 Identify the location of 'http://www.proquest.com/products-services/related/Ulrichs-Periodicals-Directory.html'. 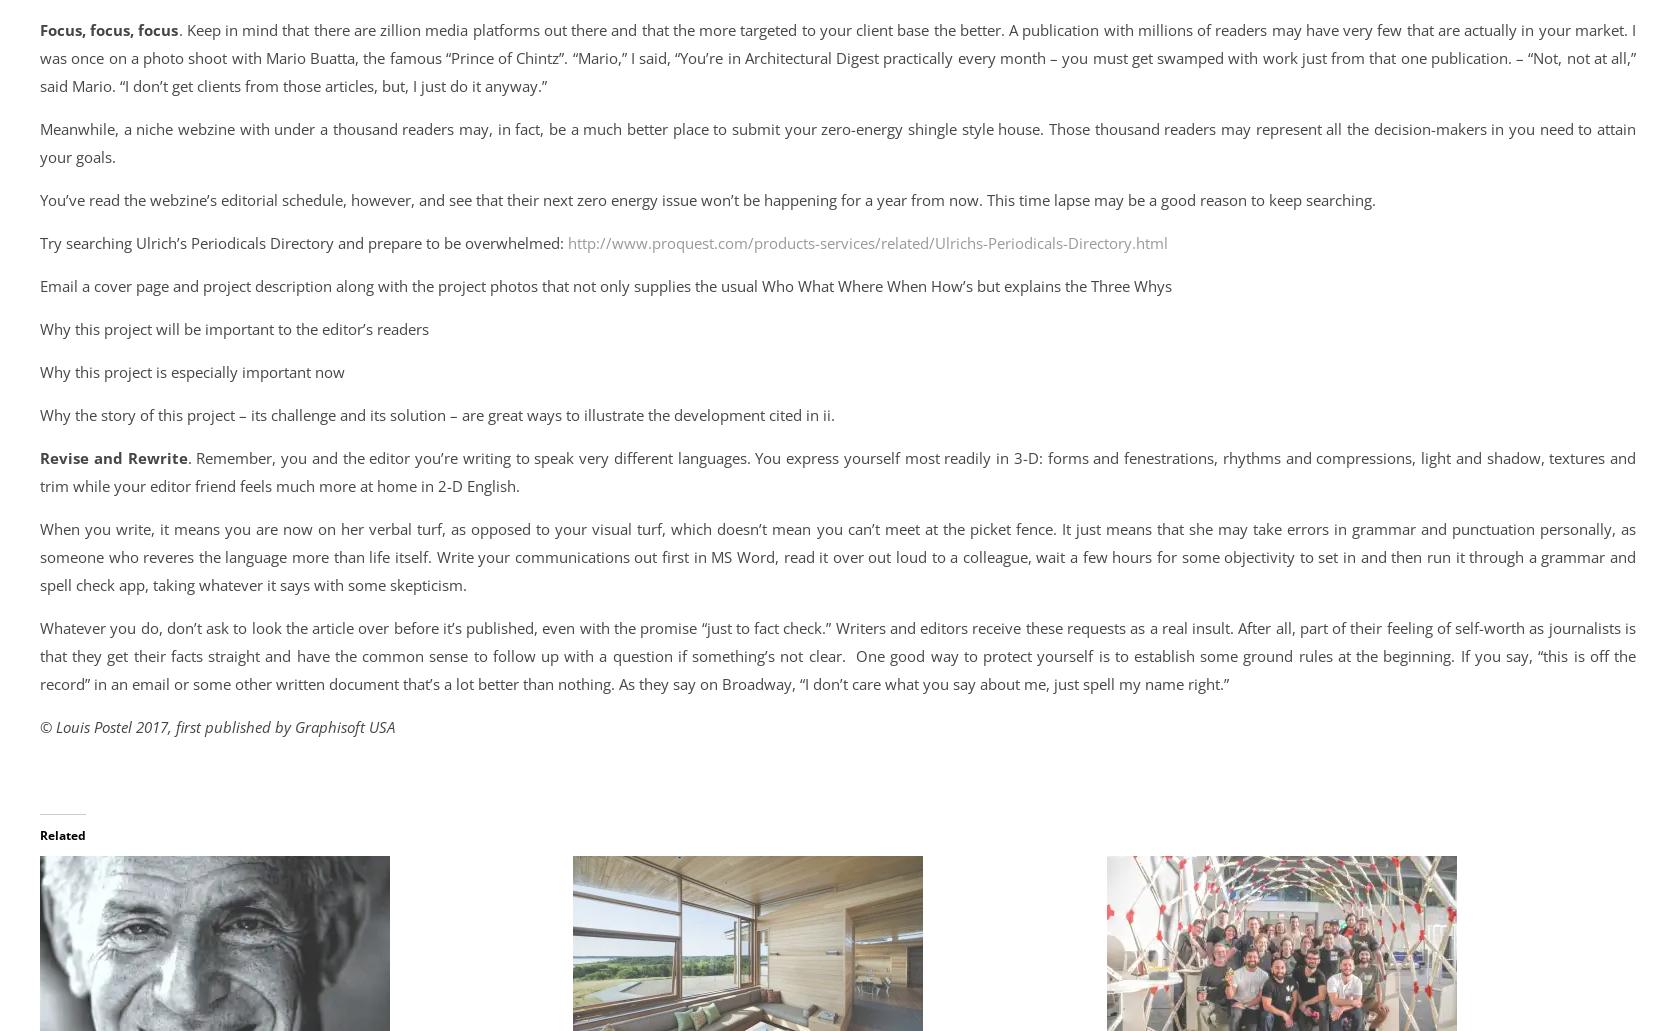
(868, 243).